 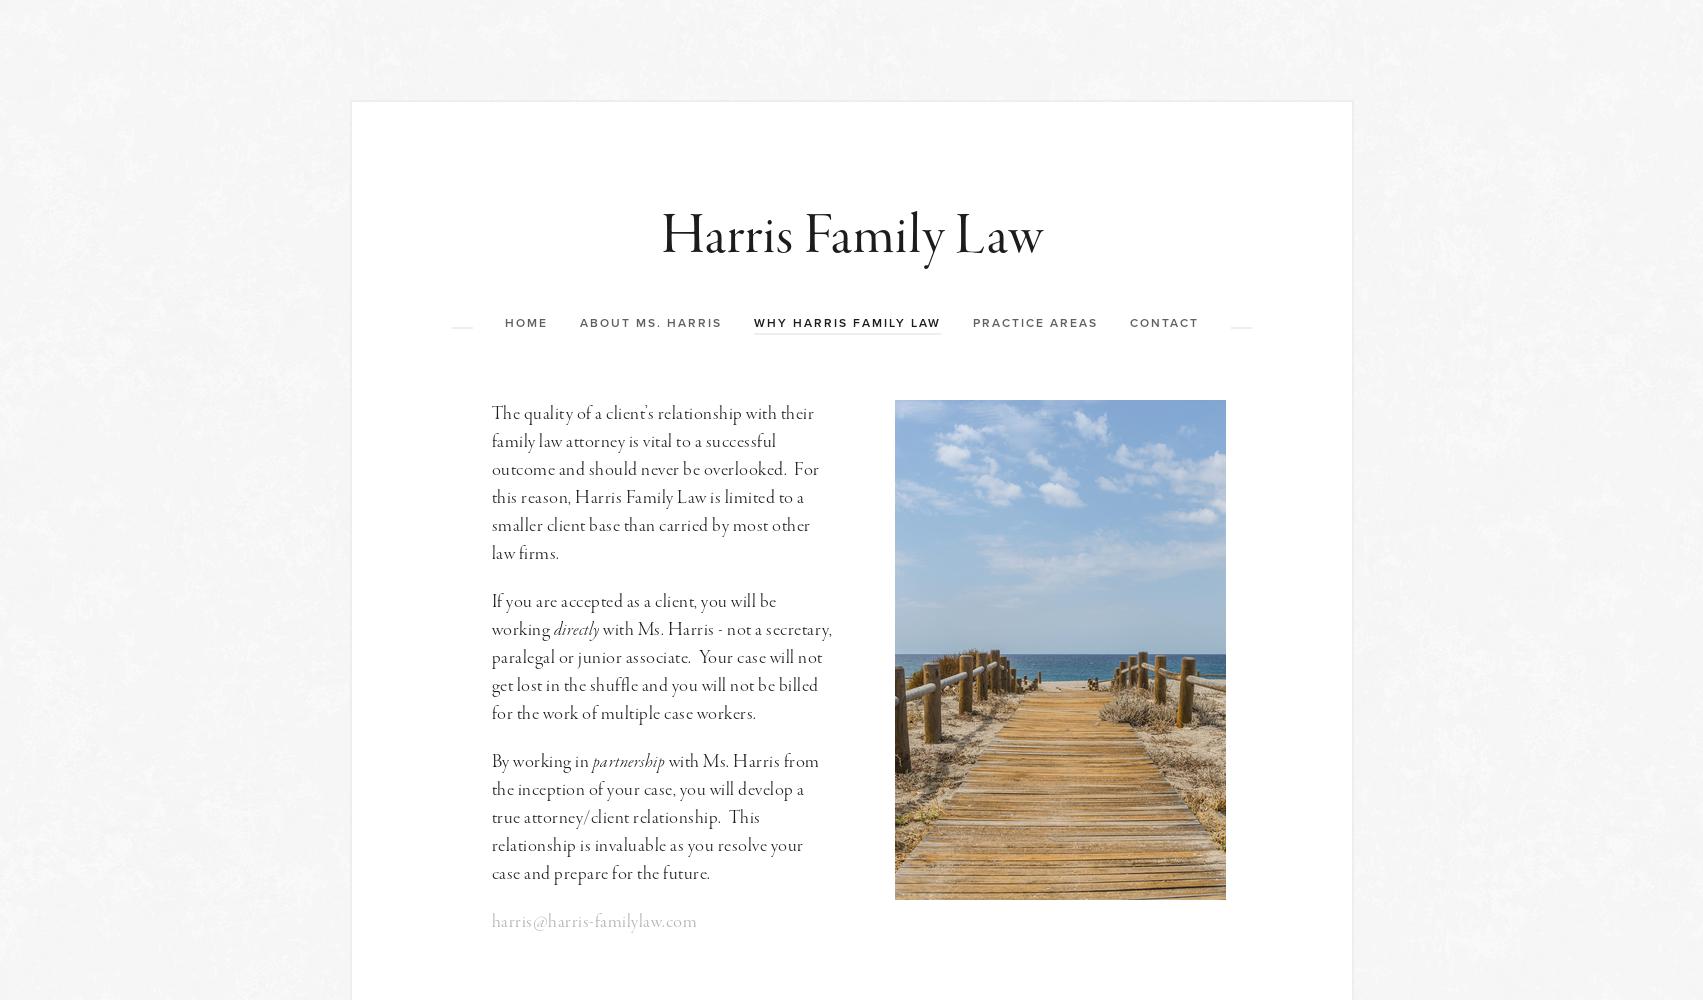 What do you see at coordinates (656, 816) in the screenshot?
I see `'with Ms. Harris from the inception of your case, you will develop a true attorney/client relationship.  This relationship is invaluable as you resolve your case and prepare for the future.'` at bounding box center [656, 816].